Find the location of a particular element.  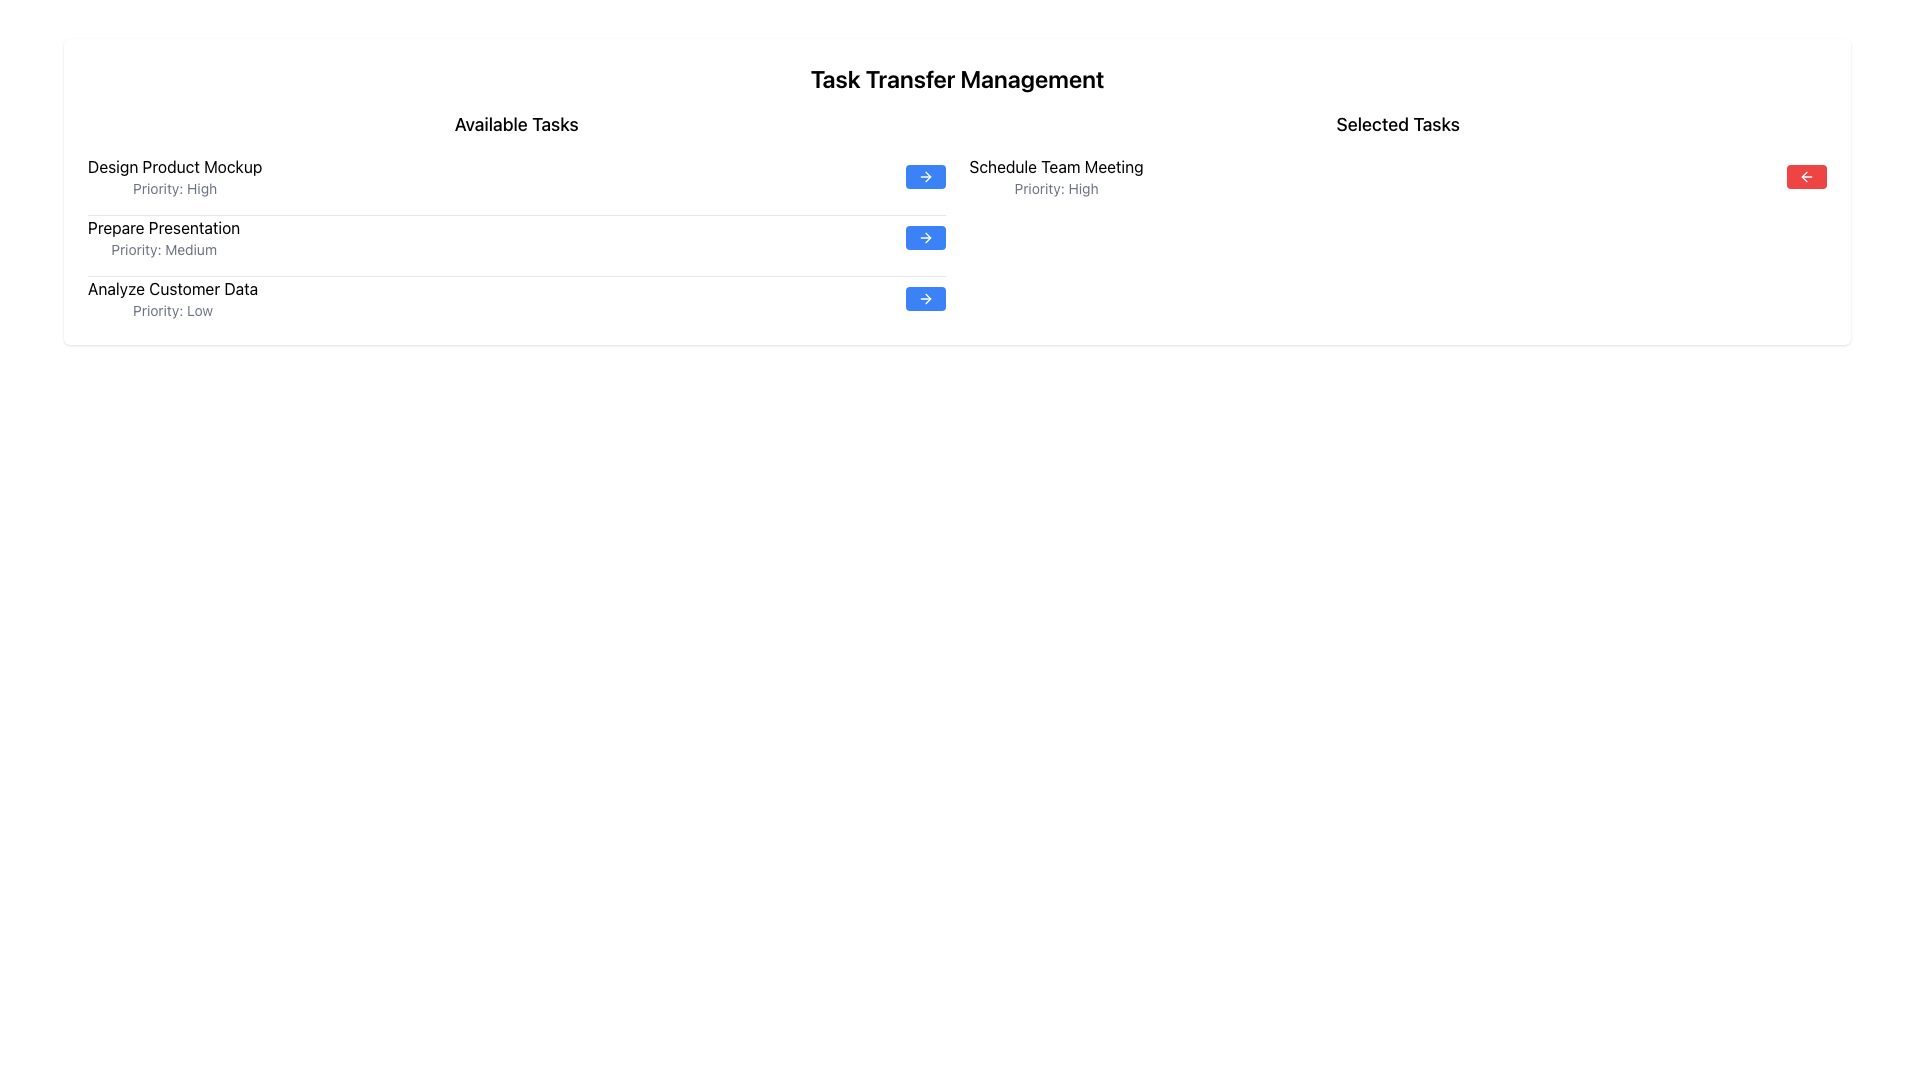

the blue button with a white right arrow icon, positioned at the far right of the 'Analyze Customer Data' task row, to trigger a visual state change is located at coordinates (924, 299).